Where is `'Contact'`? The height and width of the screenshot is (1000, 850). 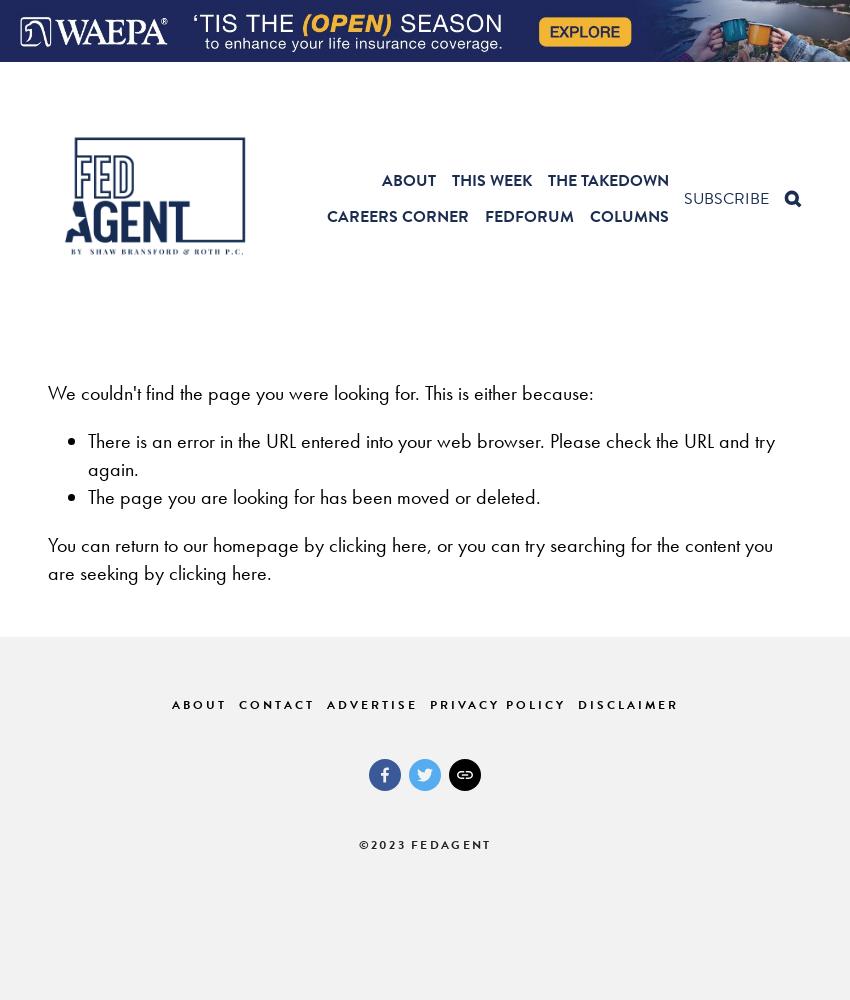
'Contact' is located at coordinates (274, 704).